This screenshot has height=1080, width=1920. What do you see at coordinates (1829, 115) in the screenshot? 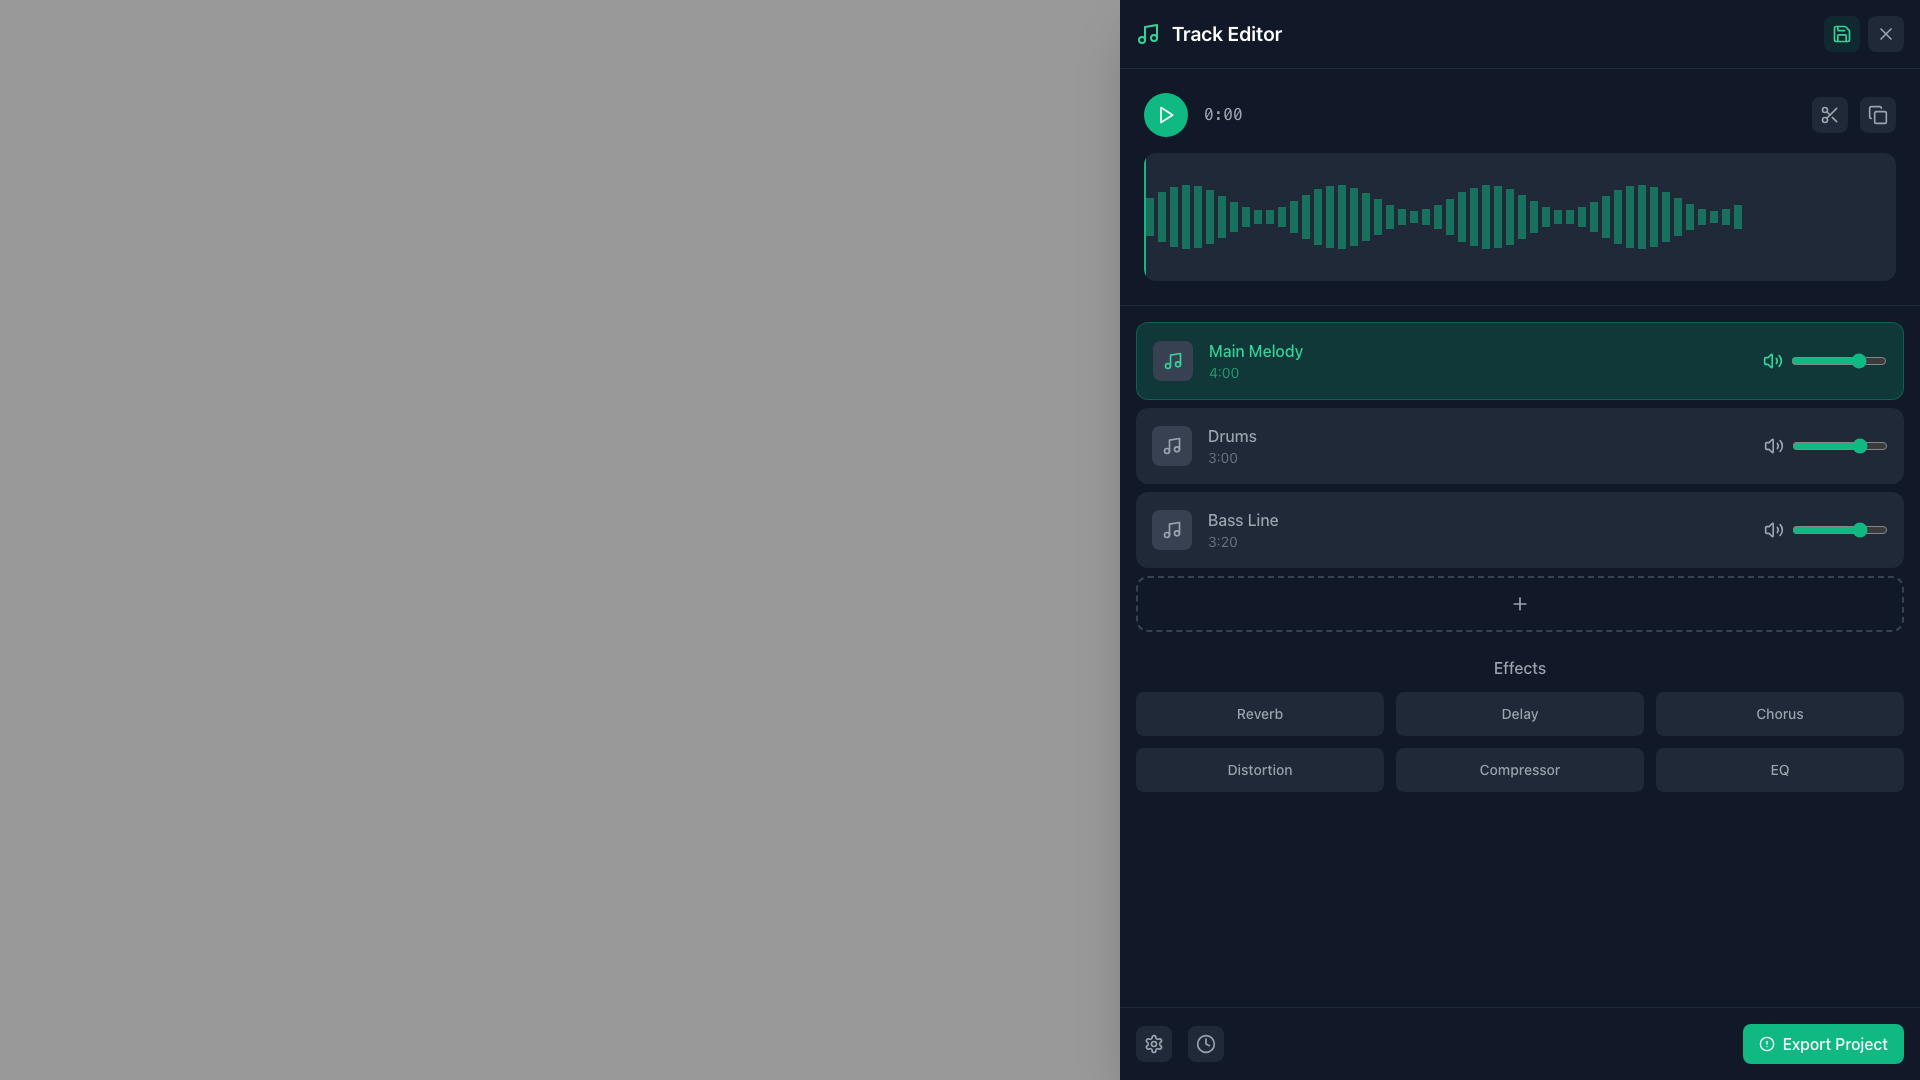
I see `the dark rounded rectangle button with a scissors icon located at the upper-right portion of the interface` at bounding box center [1829, 115].